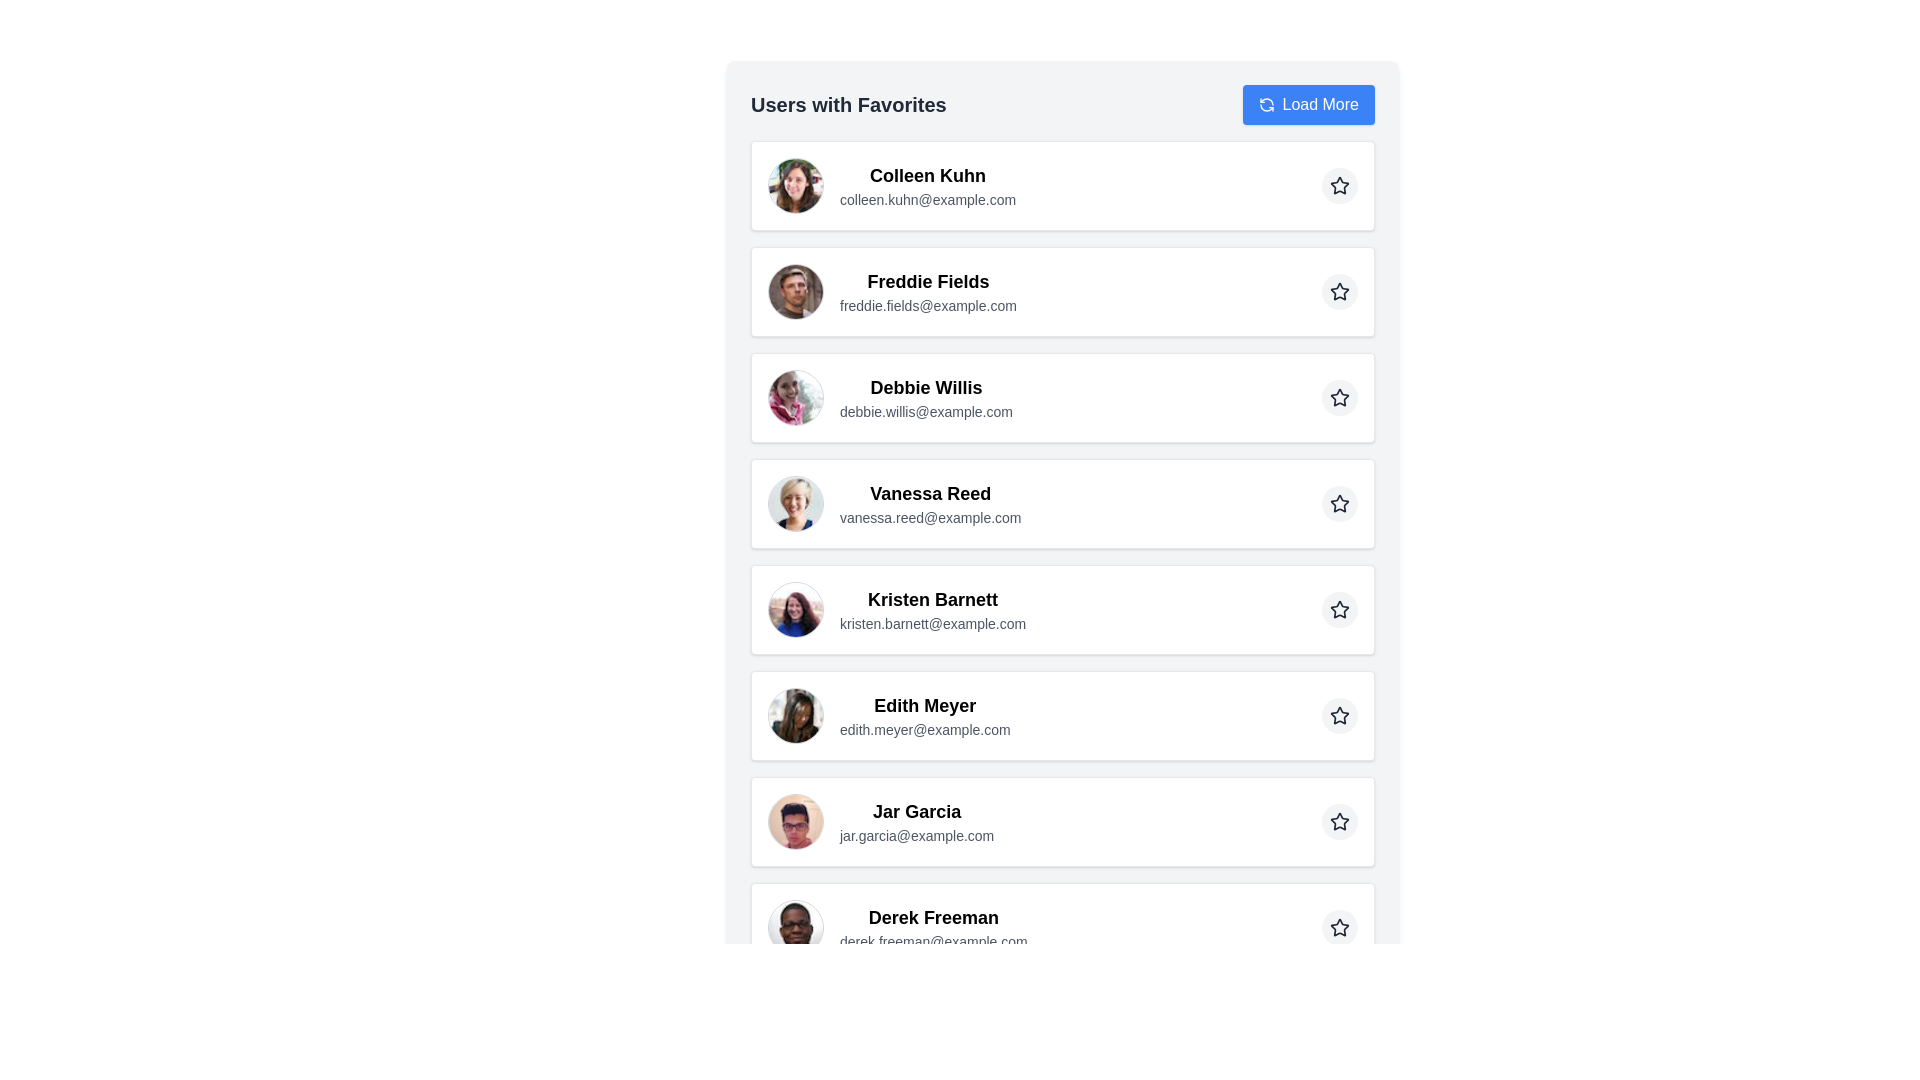 The width and height of the screenshot is (1920, 1080). I want to click on the text label displaying 'Derek Freeman', which is prominently styled in bold black font, positioned at the bottom of the visible list, adjacent to a profile picture and an interactive star button, so click(932, 918).